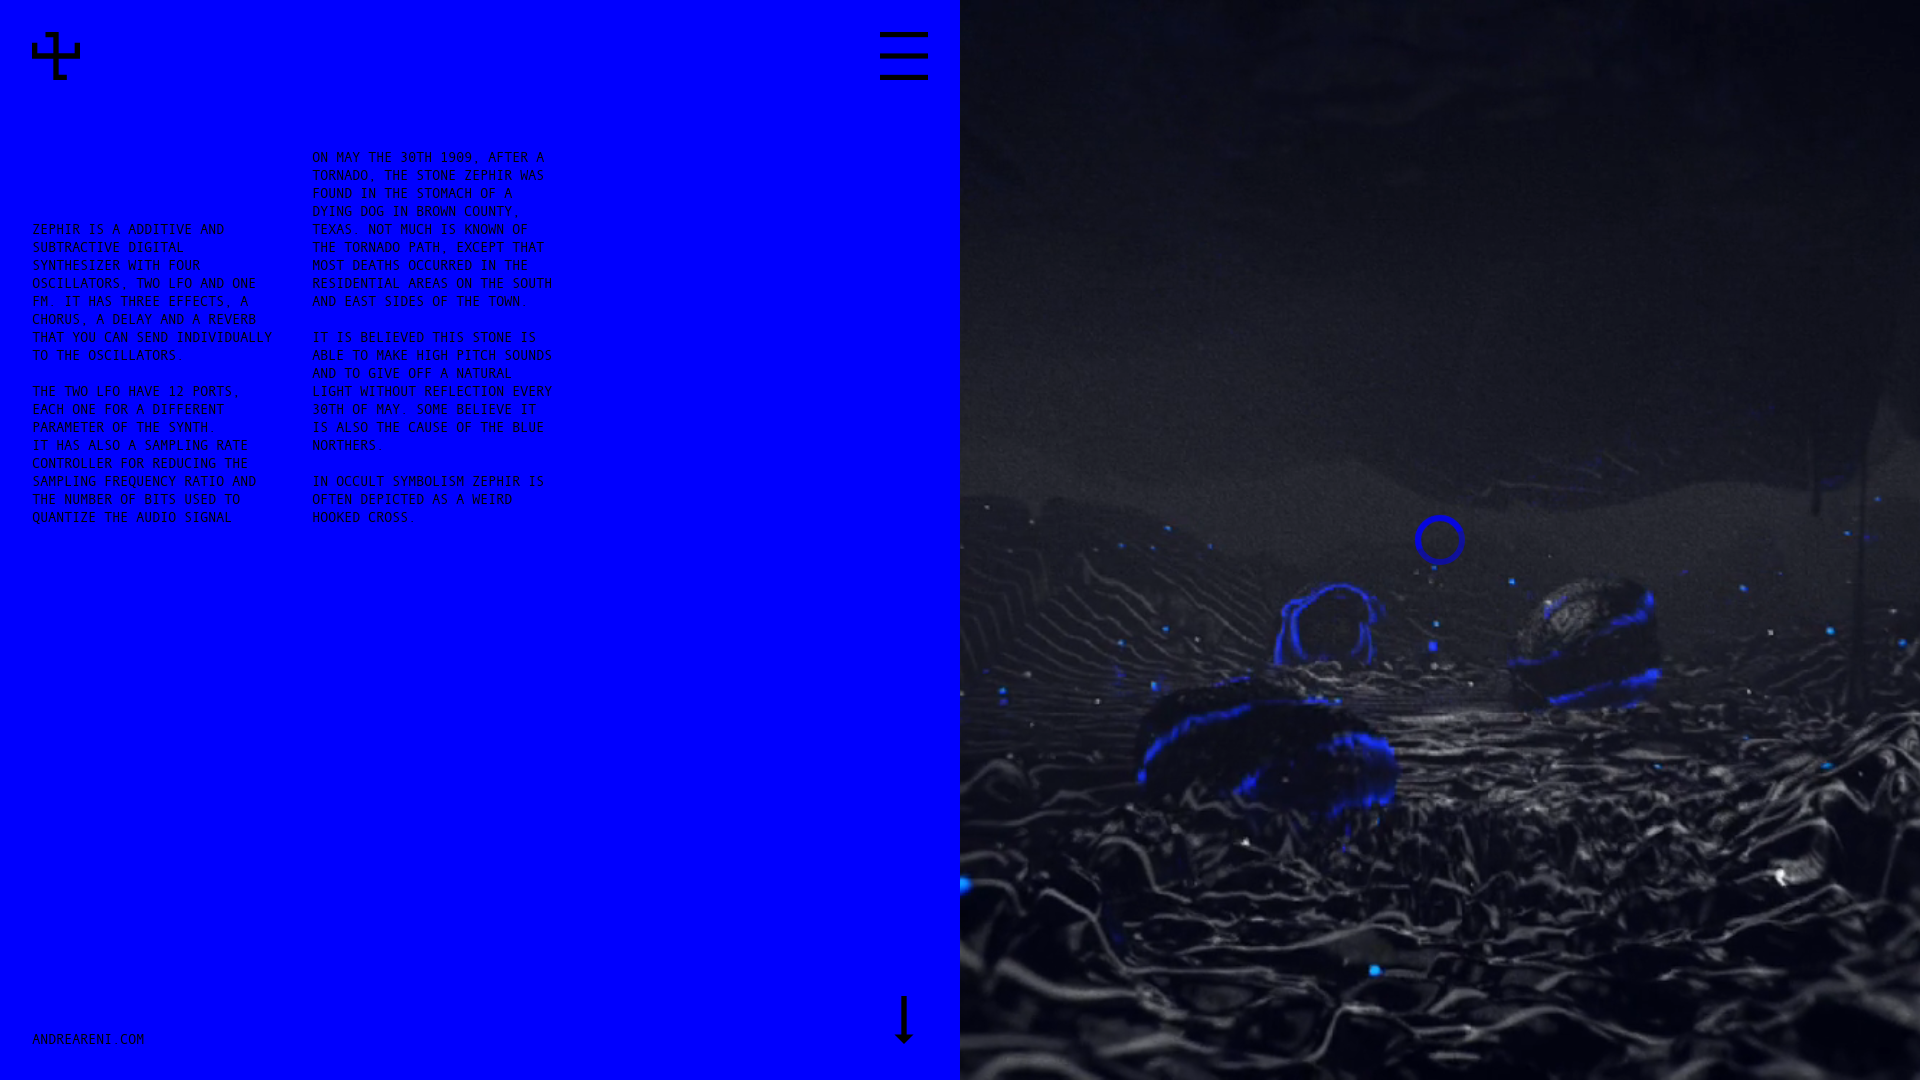 The width and height of the screenshot is (1920, 1080). Describe the element at coordinates (86, 1037) in the screenshot. I see `'ANDREARENI.COM'` at that location.